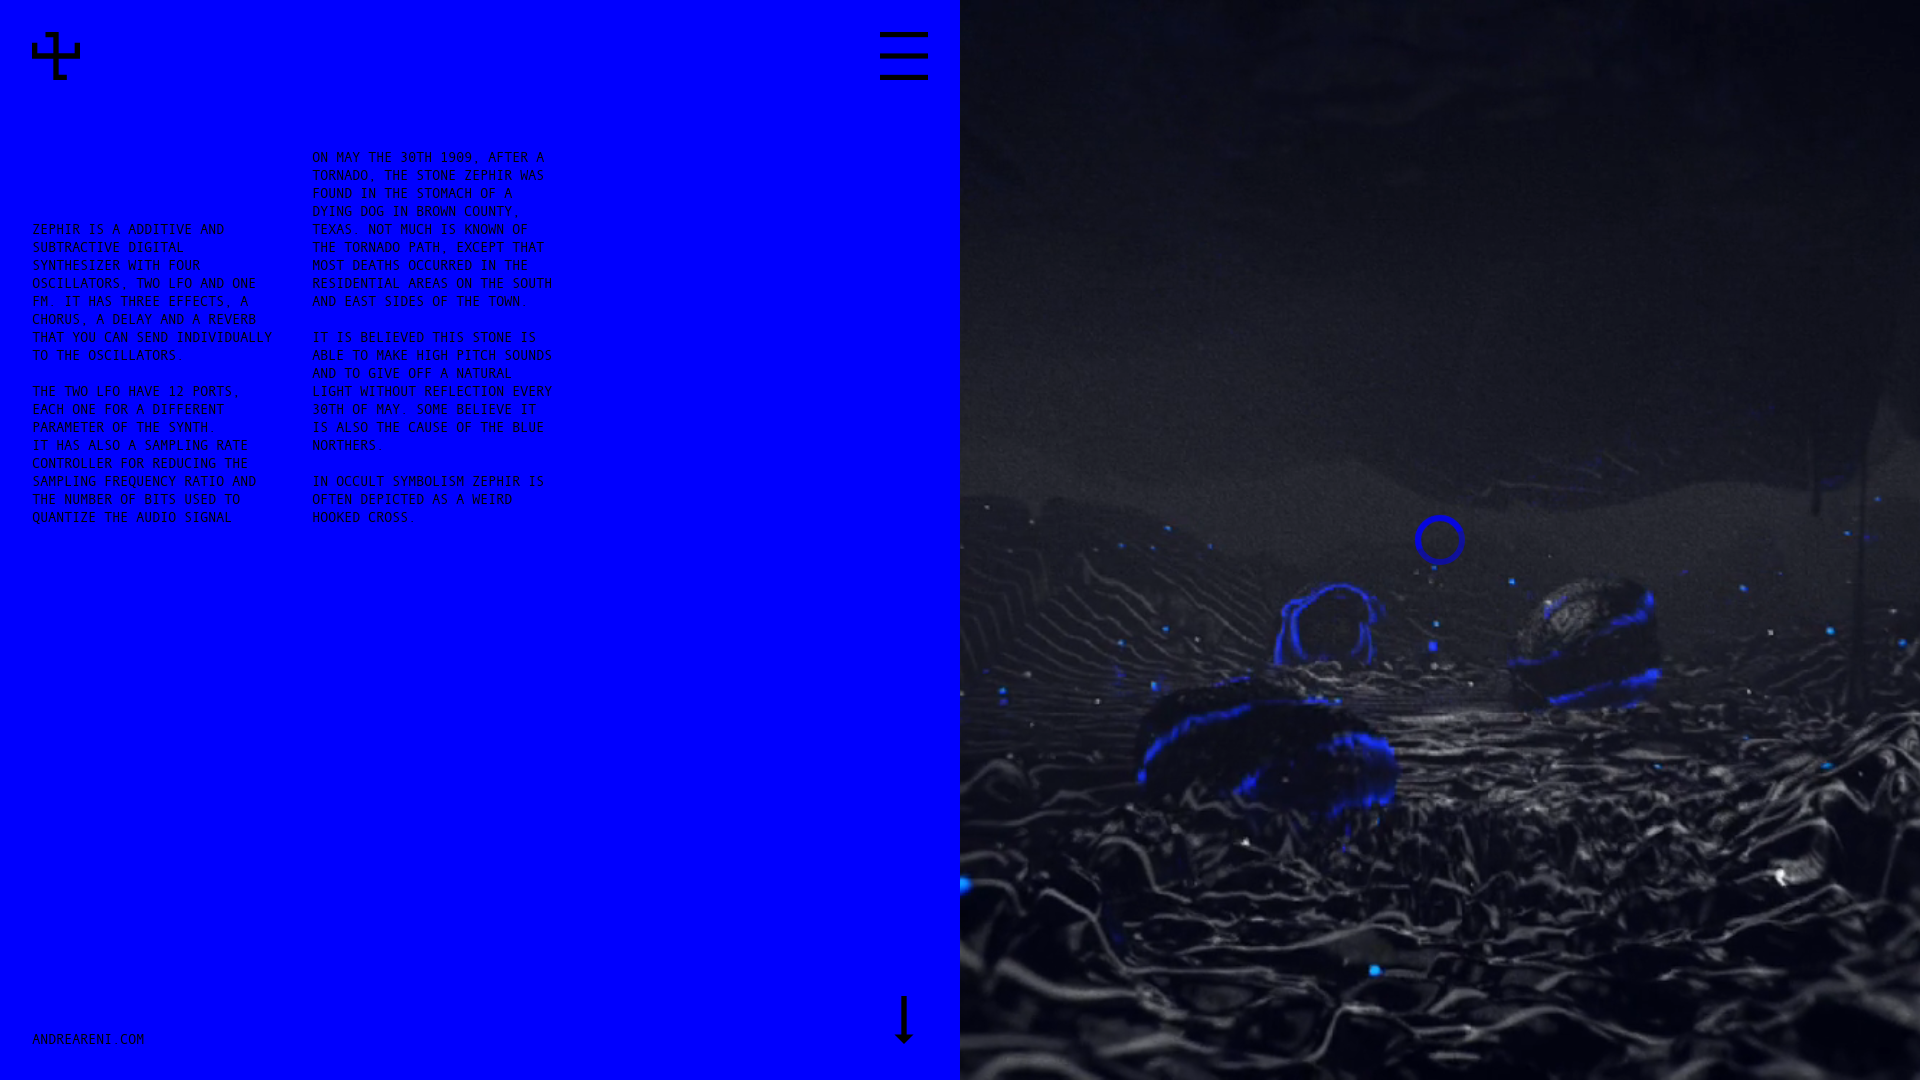 The width and height of the screenshot is (1920, 1080). Describe the element at coordinates (86, 1037) in the screenshot. I see `'ANDREARENI.COM'` at that location.